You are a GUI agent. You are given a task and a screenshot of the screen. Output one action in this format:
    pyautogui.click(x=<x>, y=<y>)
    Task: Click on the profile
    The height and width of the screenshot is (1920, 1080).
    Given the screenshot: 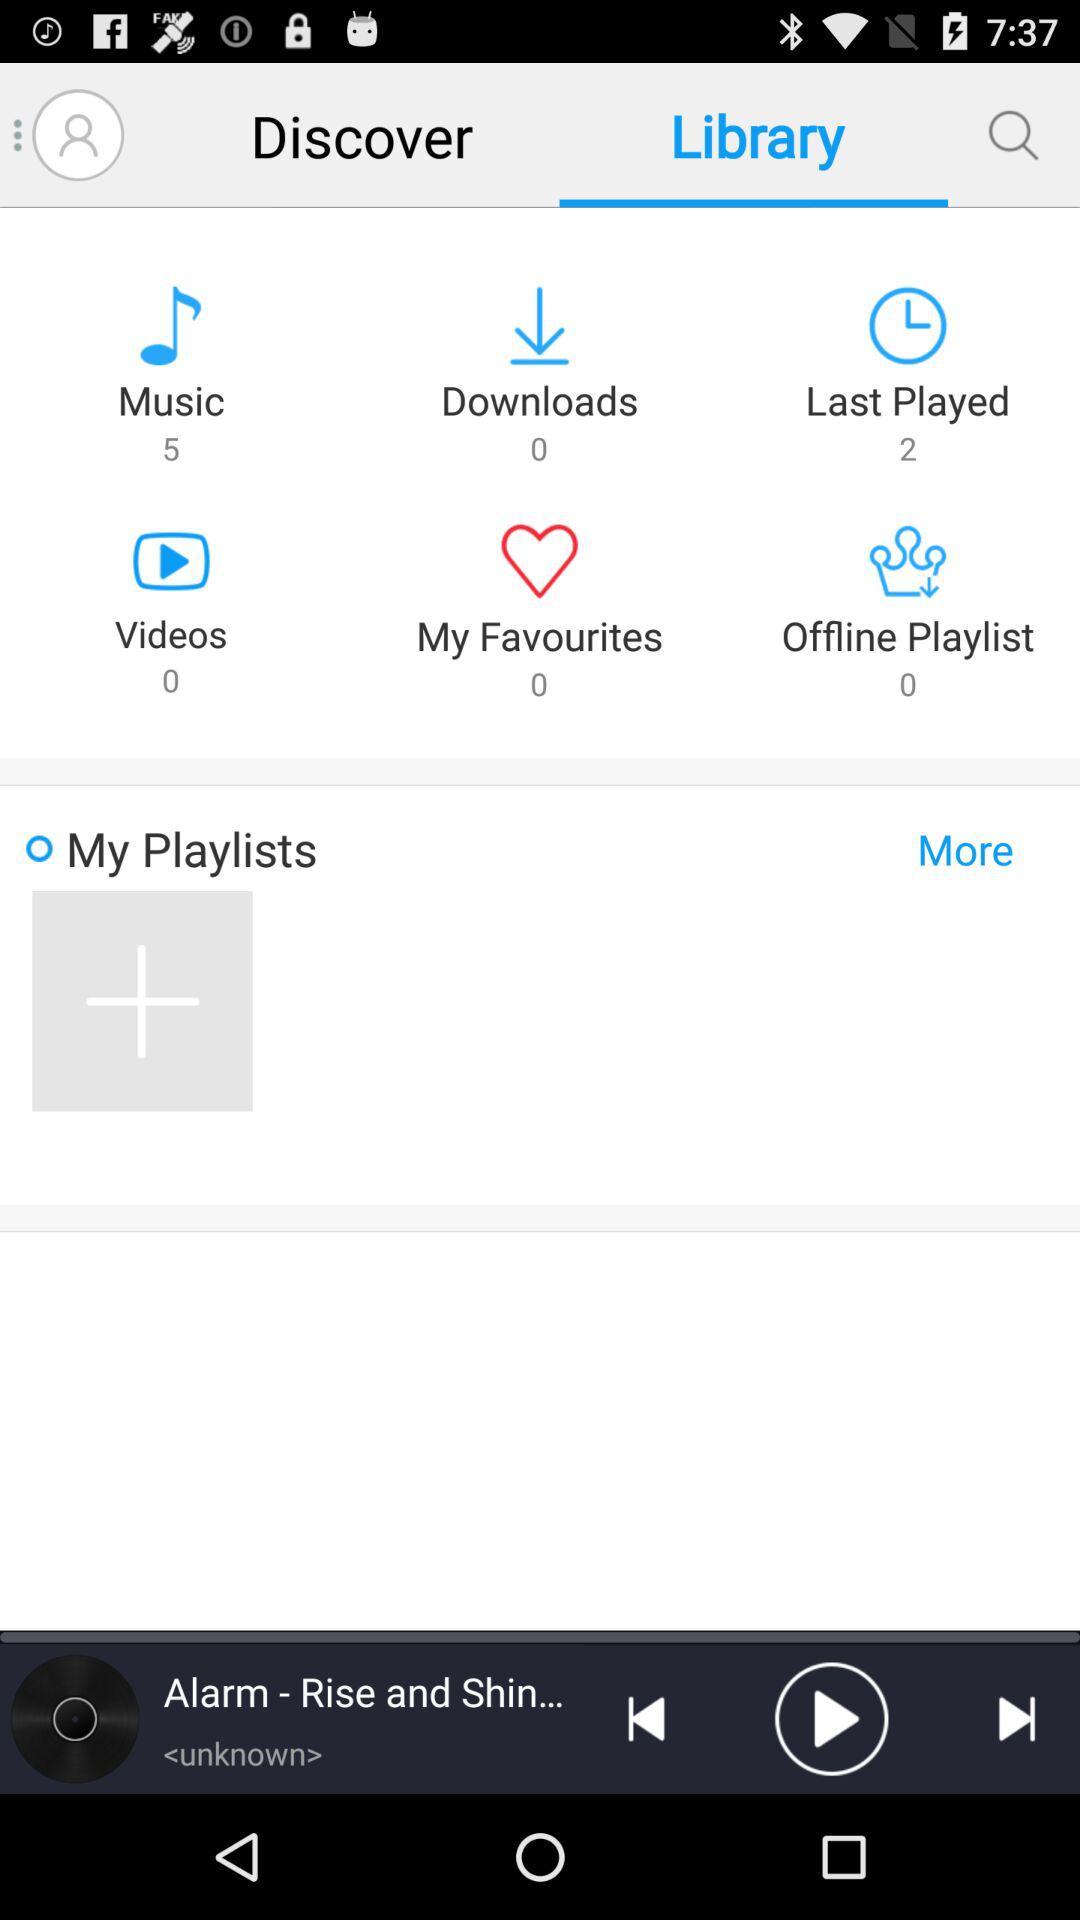 What is the action you would take?
    pyautogui.click(x=77, y=134)
    